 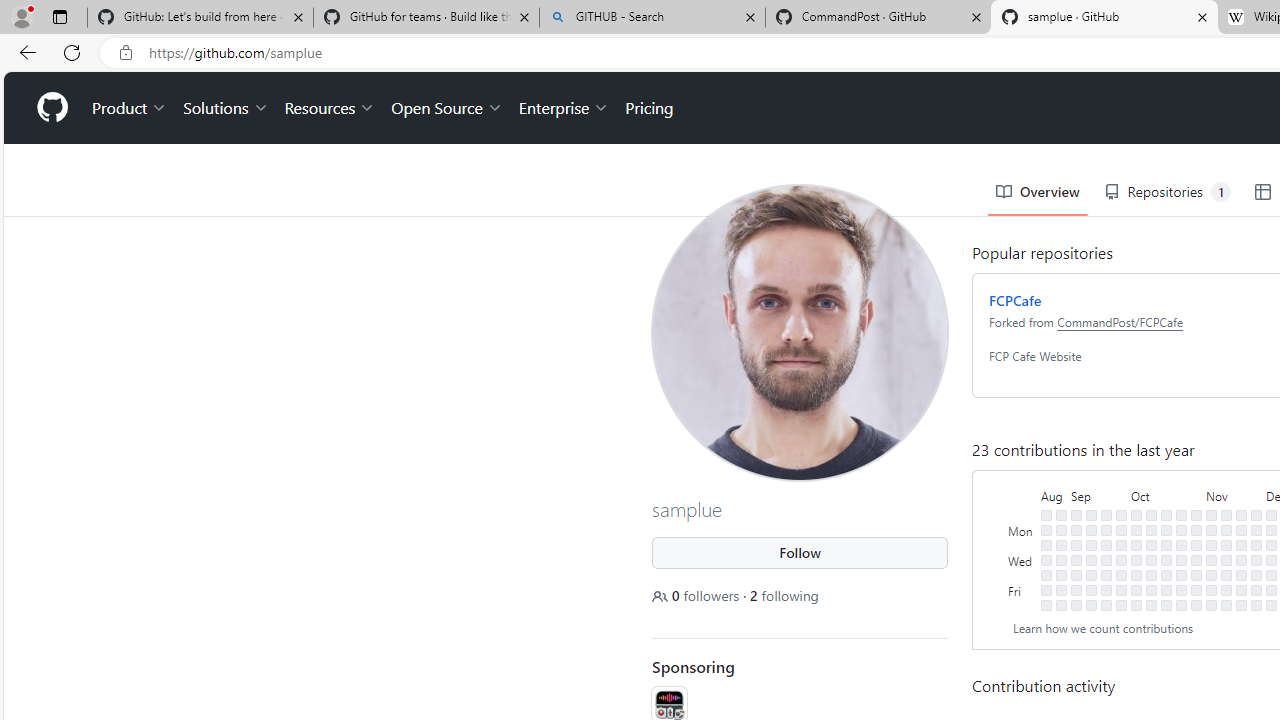 What do you see at coordinates (1255, 574) in the screenshot?
I see `'No contributions on November 30th.'` at bounding box center [1255, 574].